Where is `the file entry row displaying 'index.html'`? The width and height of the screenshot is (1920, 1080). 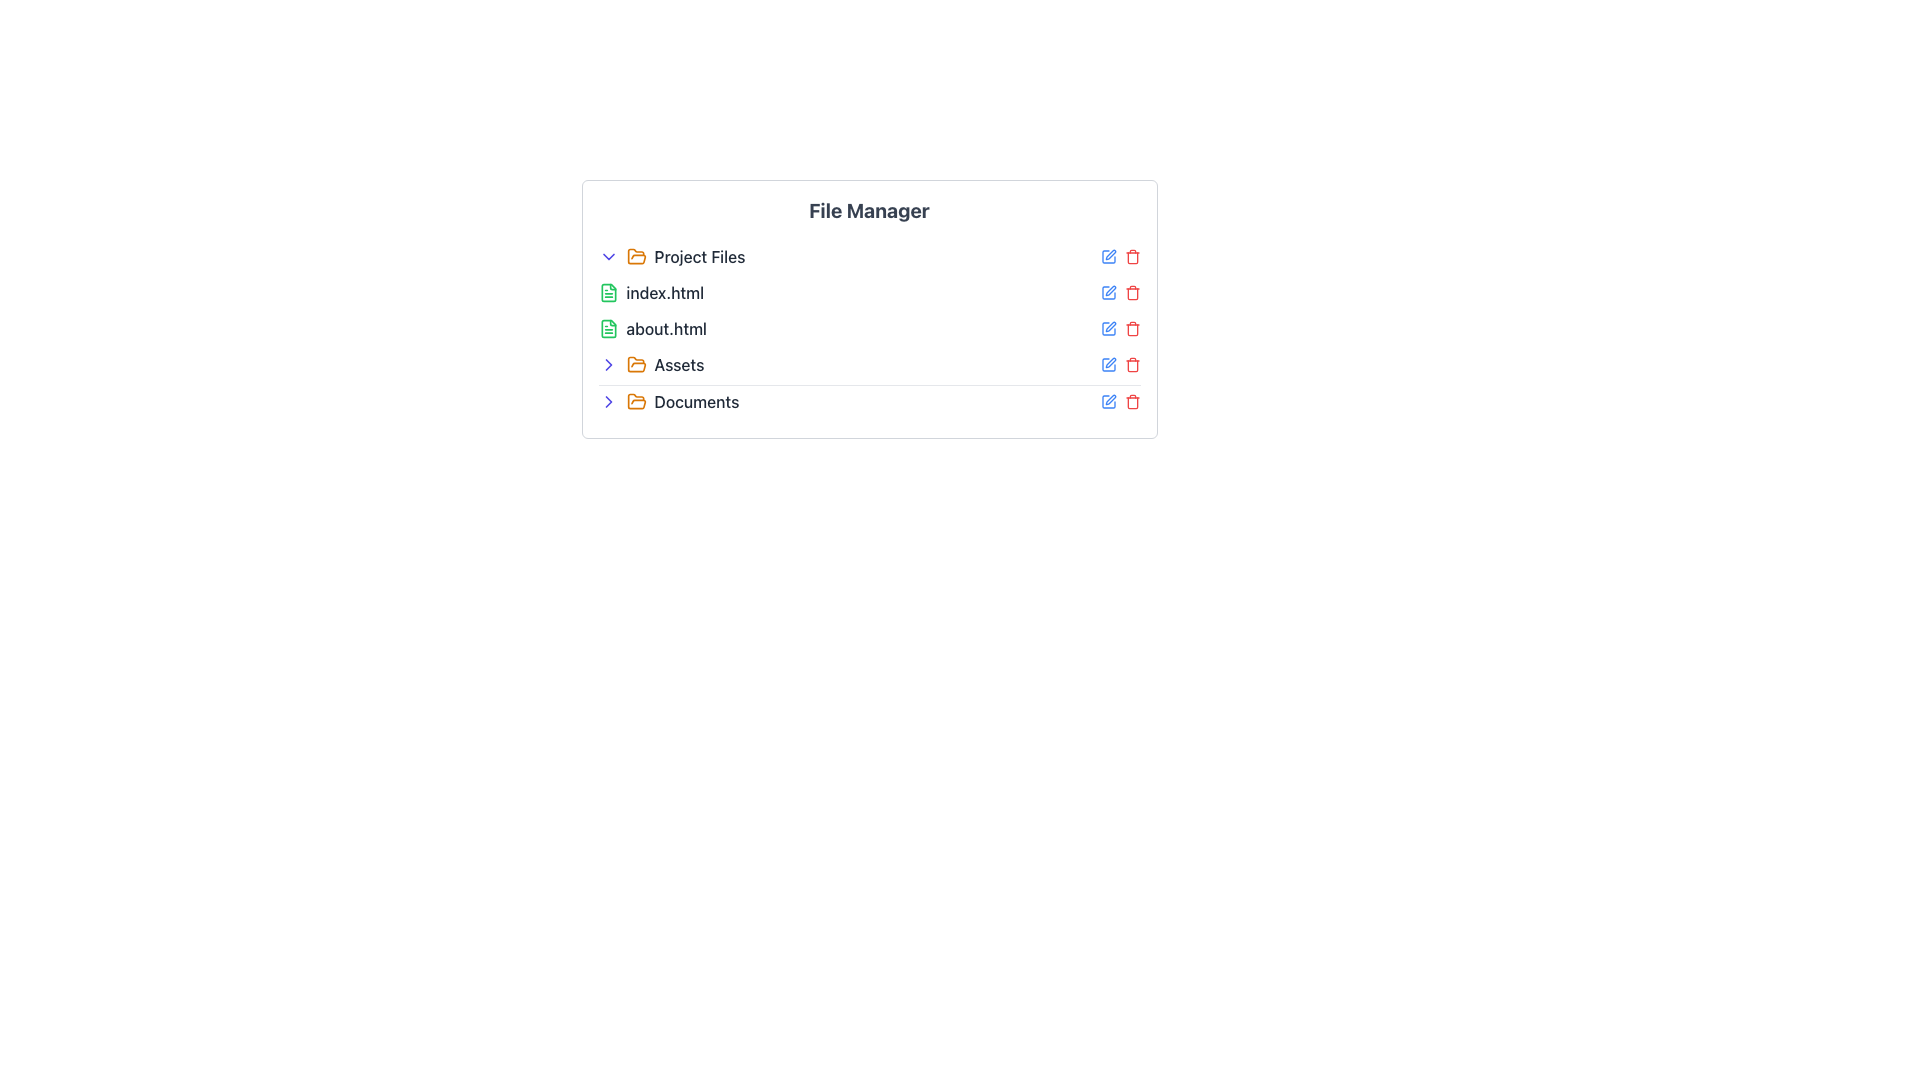
the file entry row displaying 'index.html' is located at coordinates (869, 293).